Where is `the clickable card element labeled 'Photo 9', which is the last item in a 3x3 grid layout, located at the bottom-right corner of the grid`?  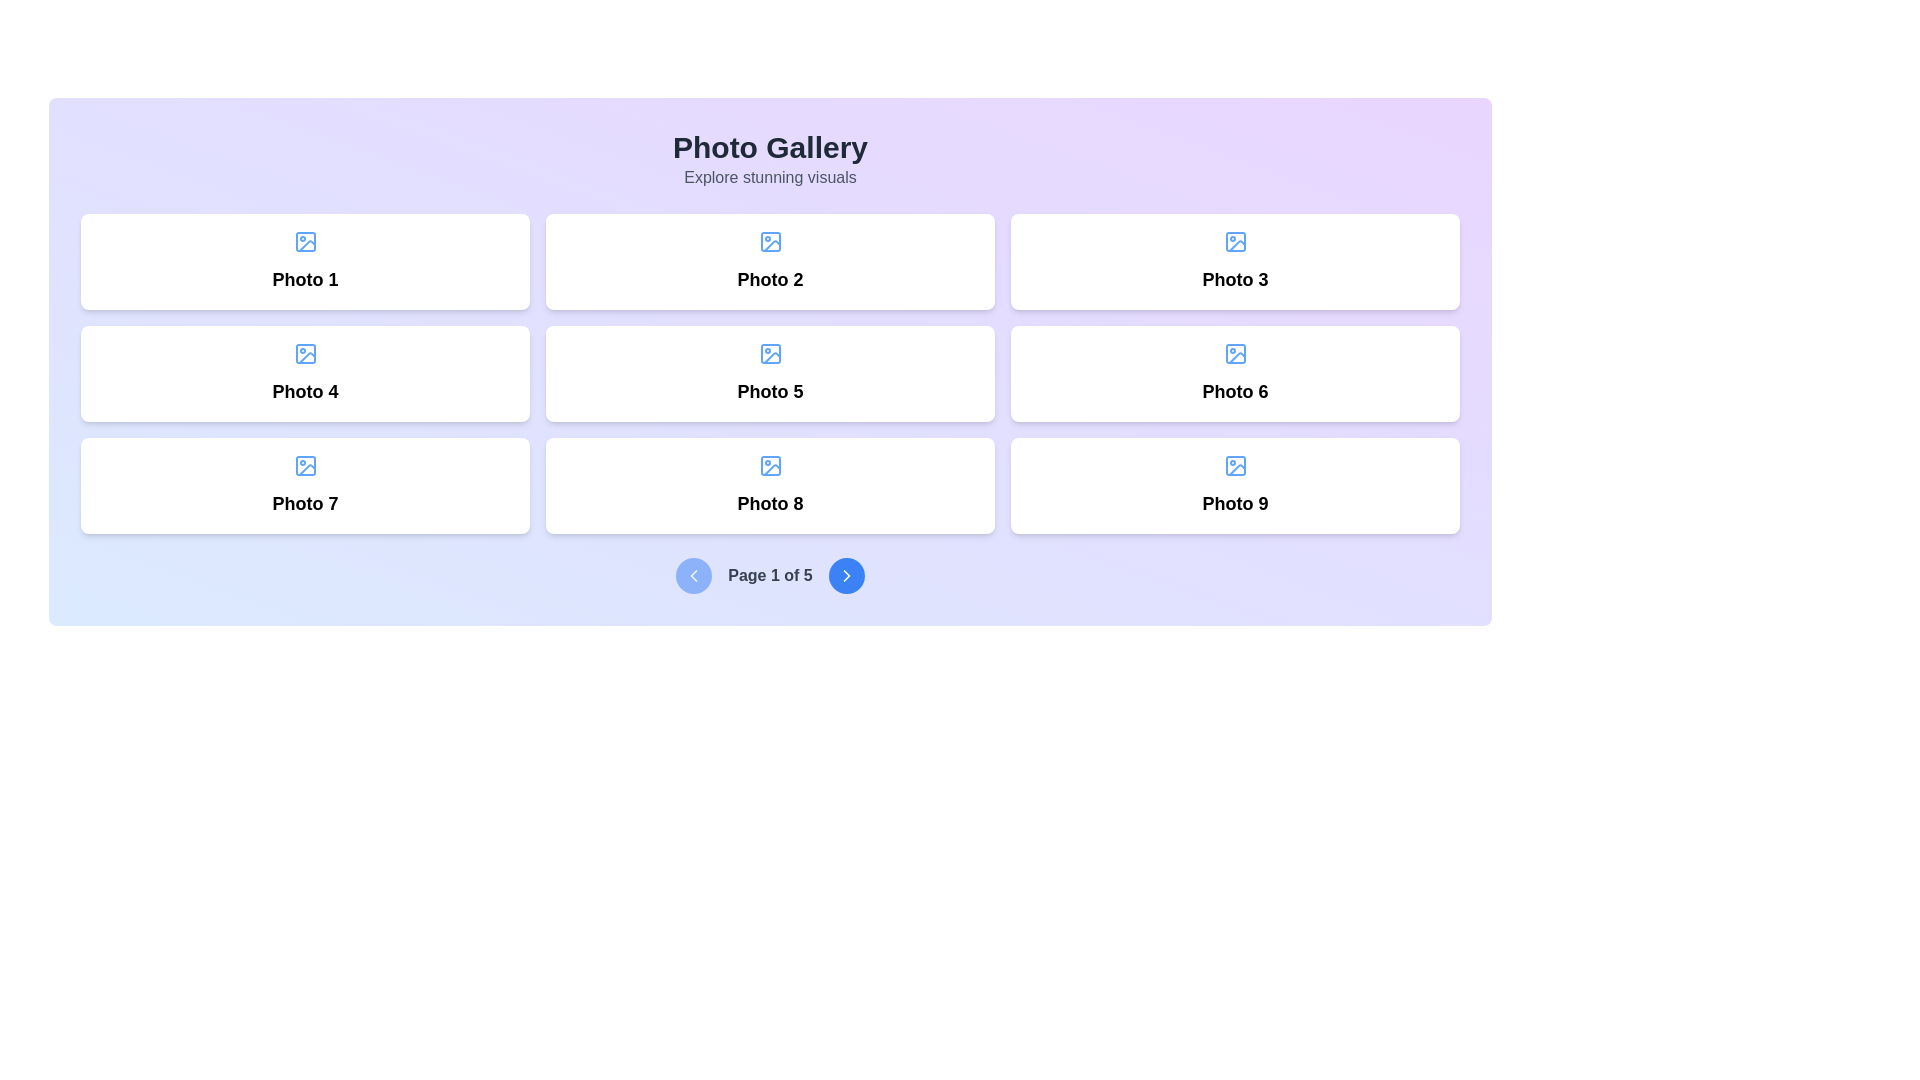
the clickable card element labeled 'Photo 9', which is the last item in a 3x3 grid layout, located at the bottom-right corner of the grid is located at coordinates (1234, 486).